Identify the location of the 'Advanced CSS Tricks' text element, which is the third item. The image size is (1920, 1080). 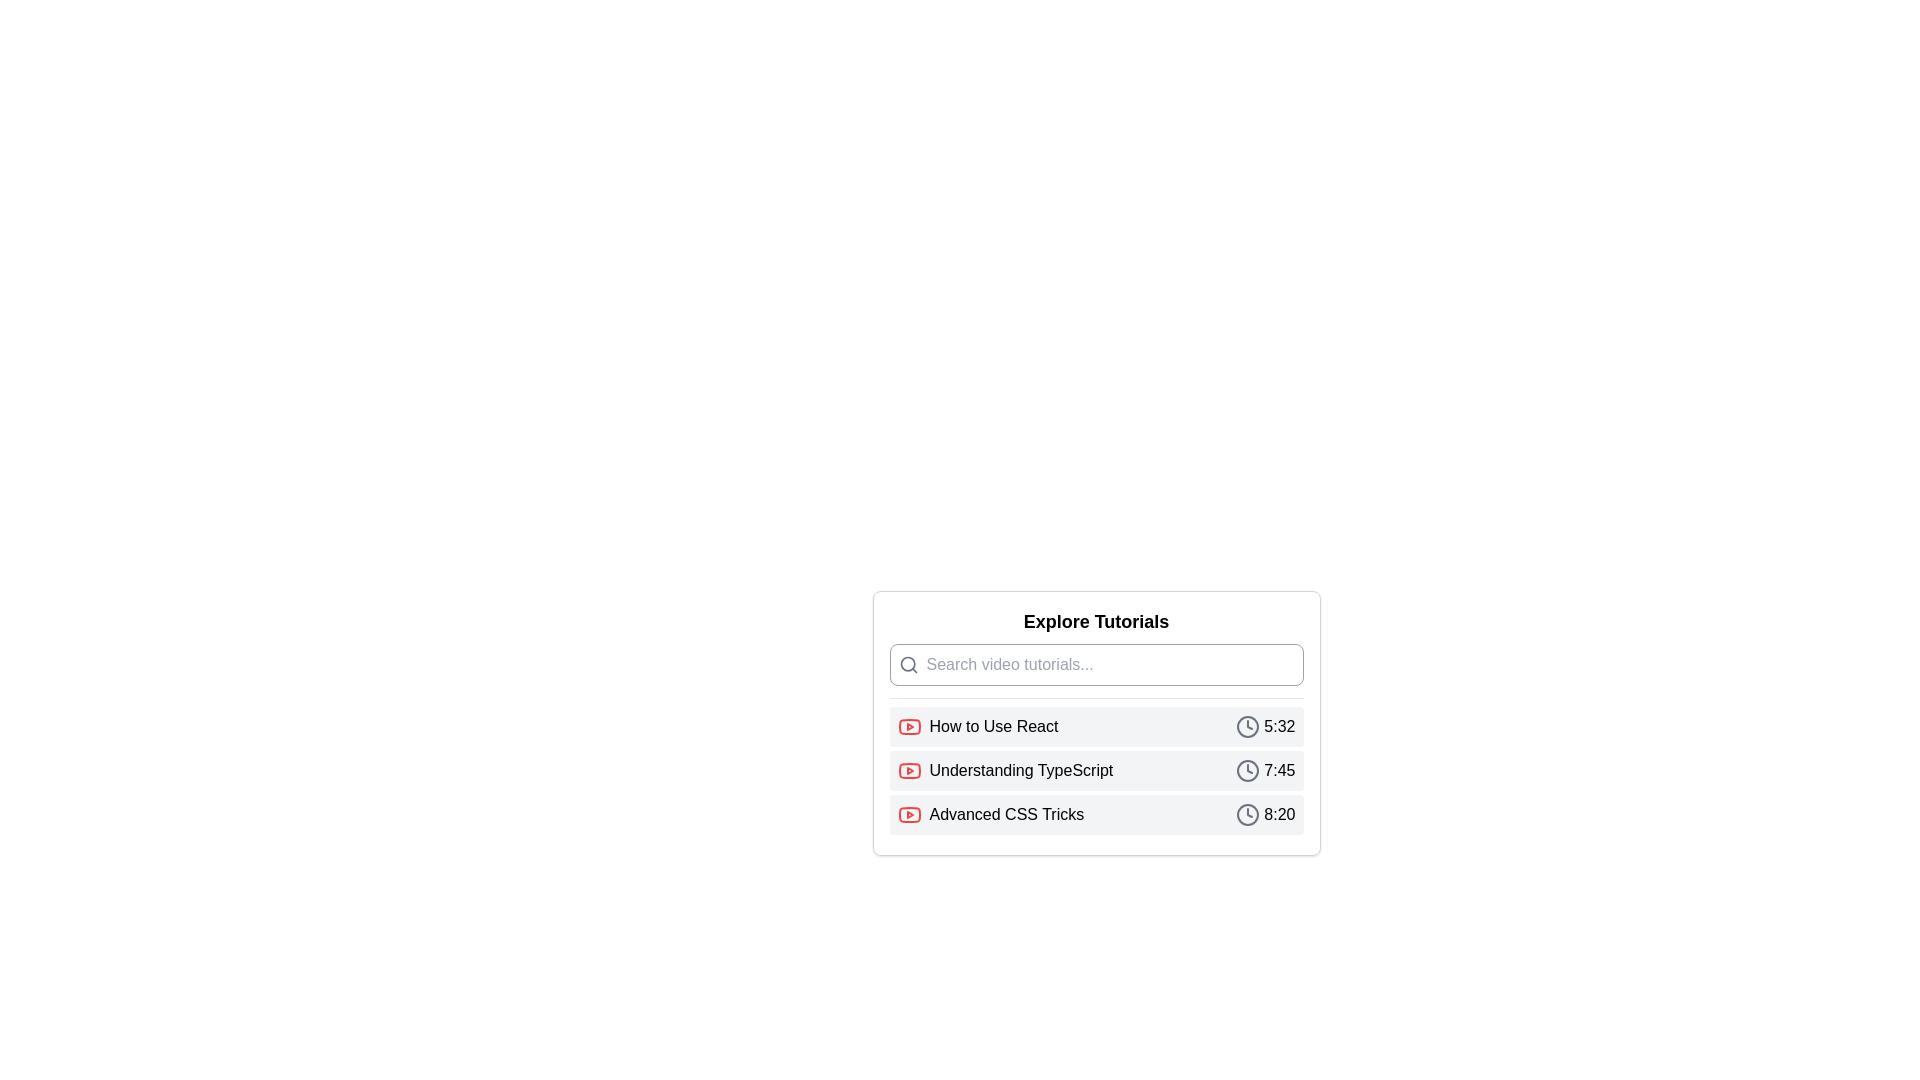
(1006, 814).